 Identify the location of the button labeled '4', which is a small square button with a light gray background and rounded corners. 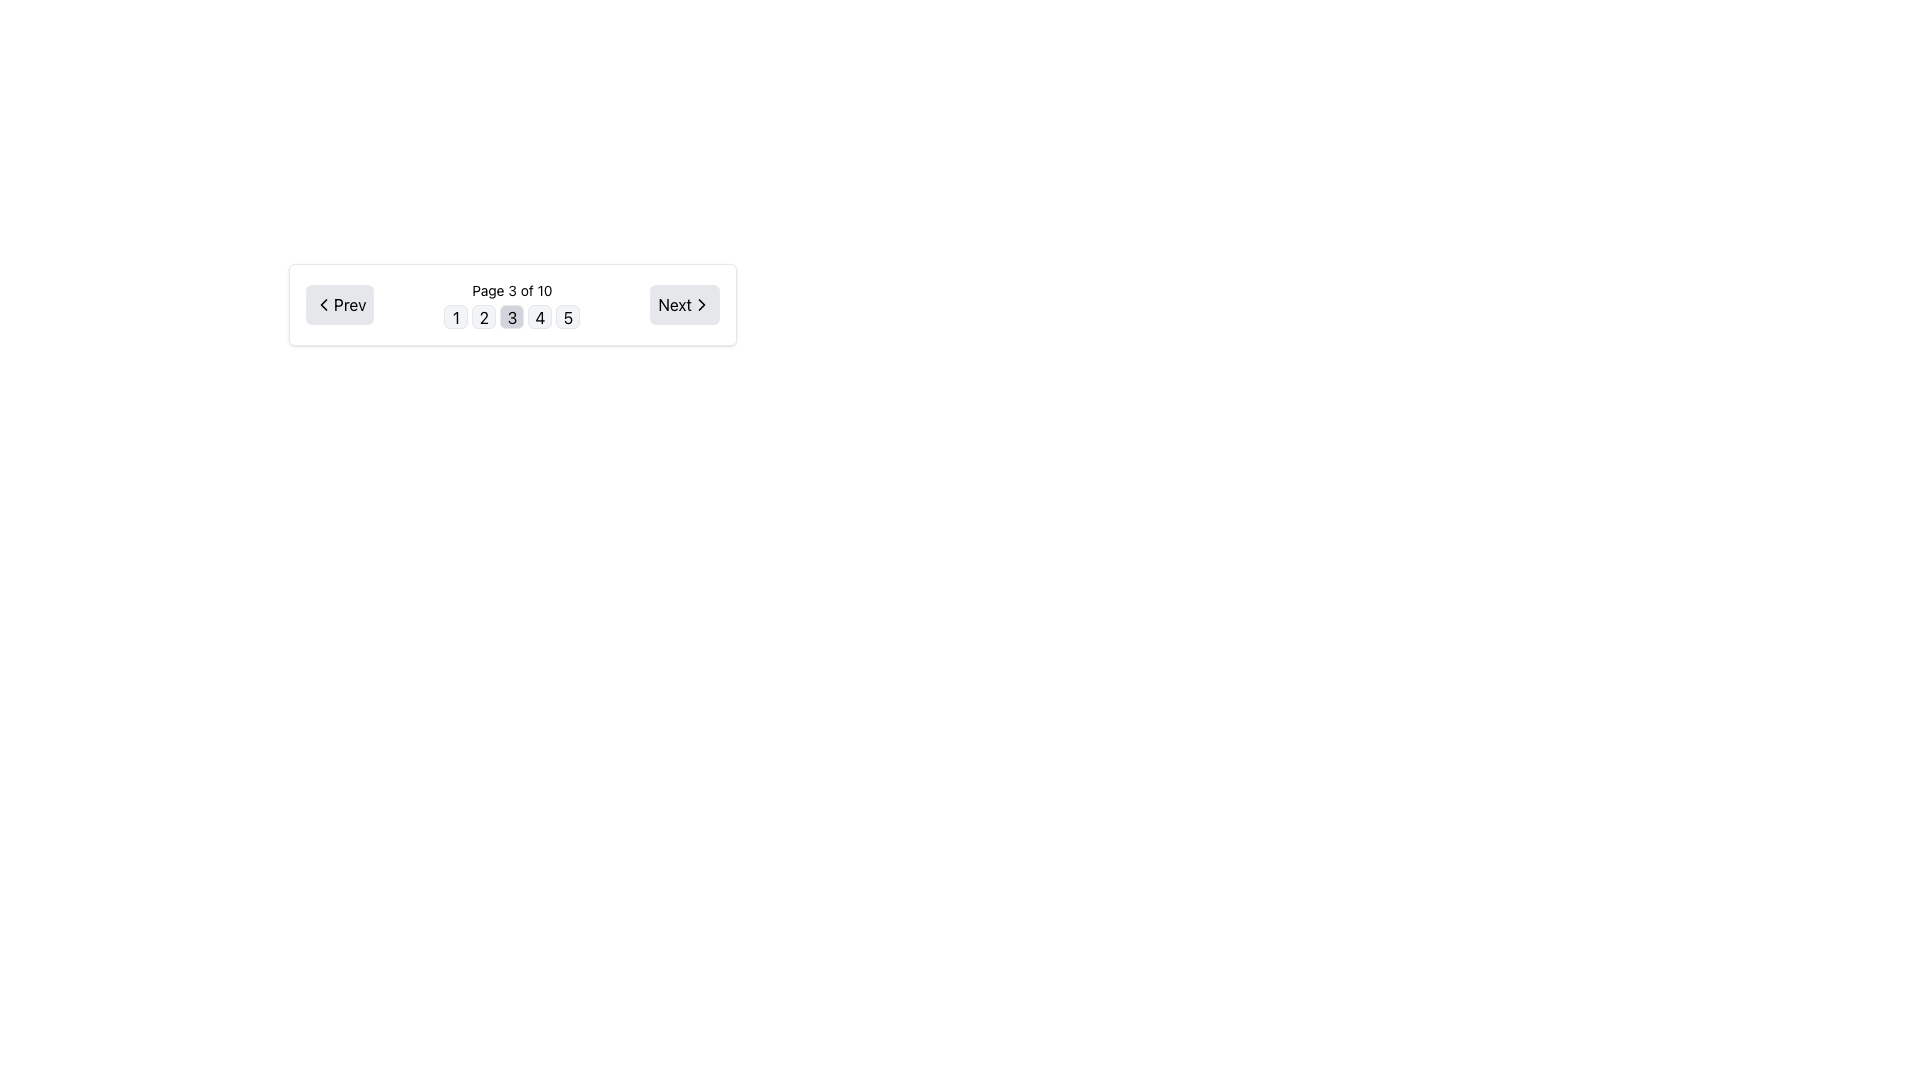
(540, 315).